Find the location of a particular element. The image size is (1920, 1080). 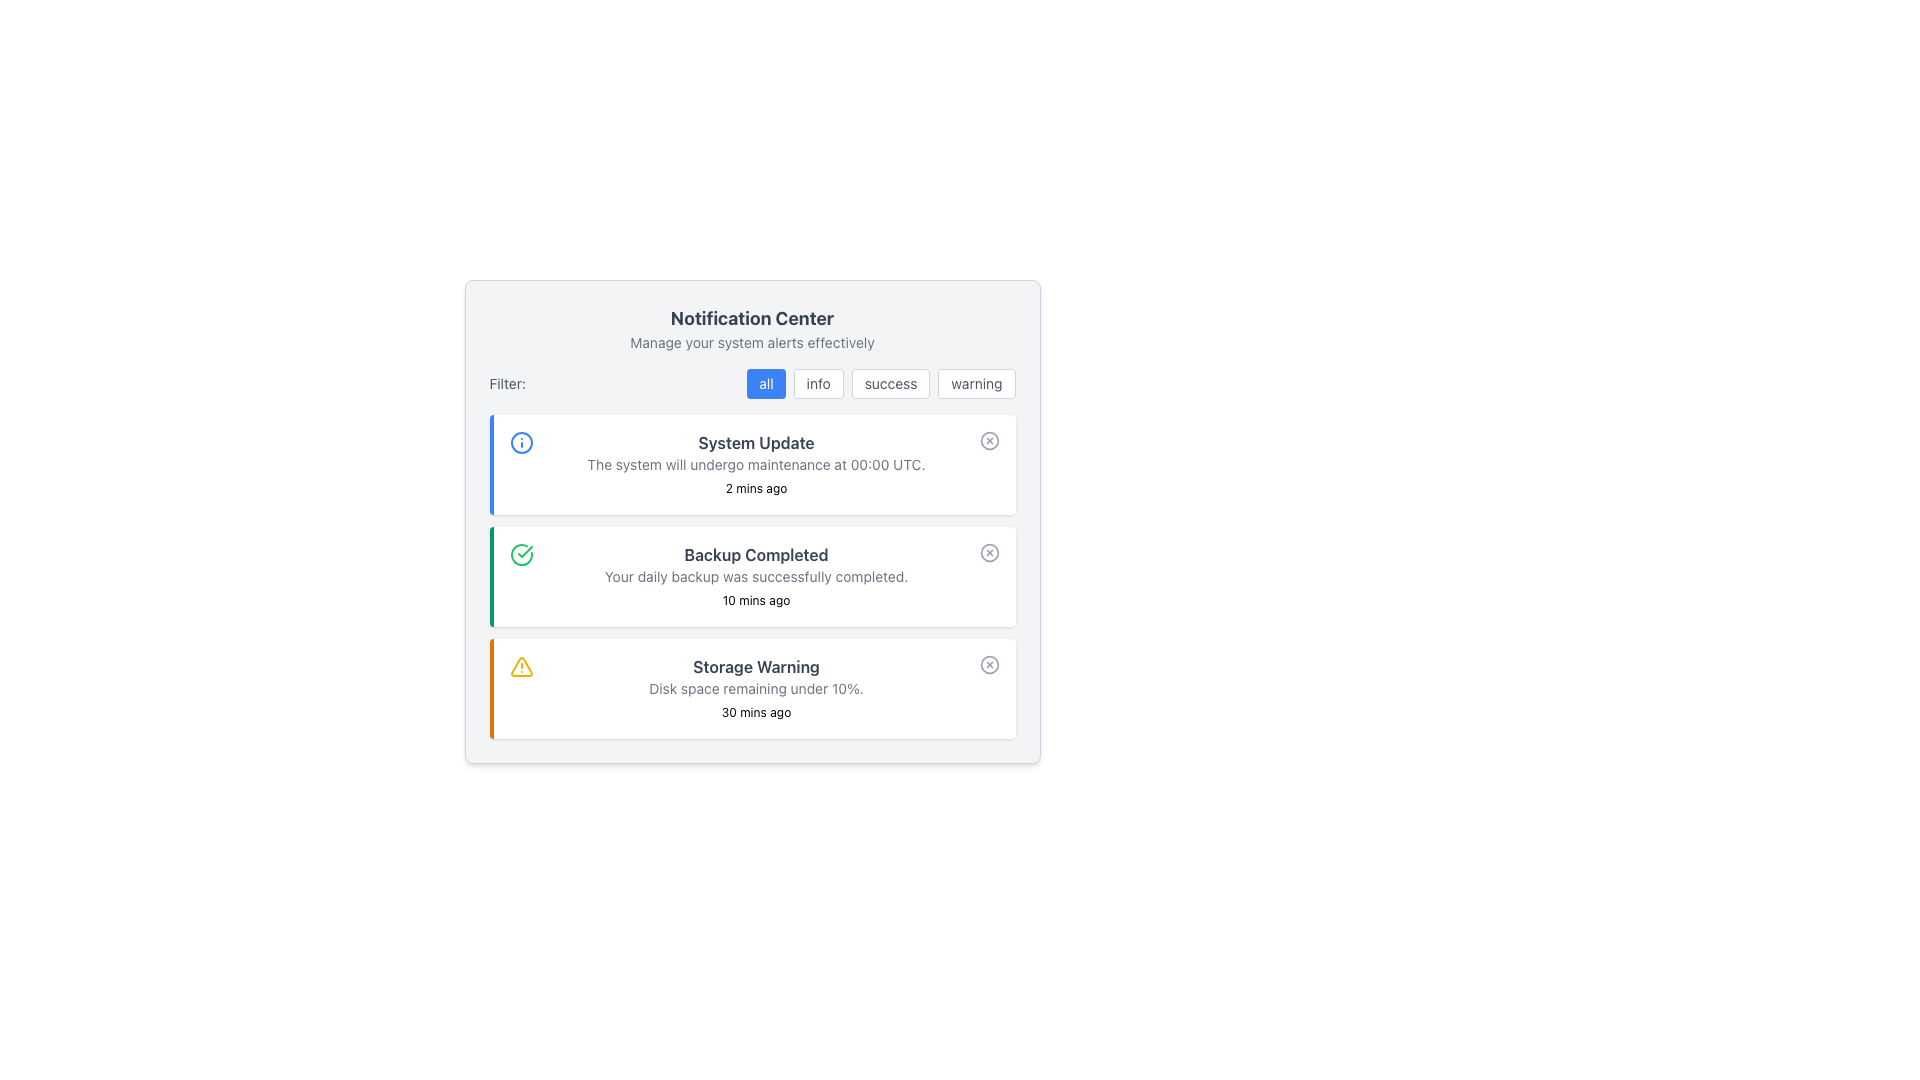

the Decorative SVG circle, which is a small stroke-only circle located next to the 'Storage Warning' alert in the notification center interface is located at coordinates (989, 664).